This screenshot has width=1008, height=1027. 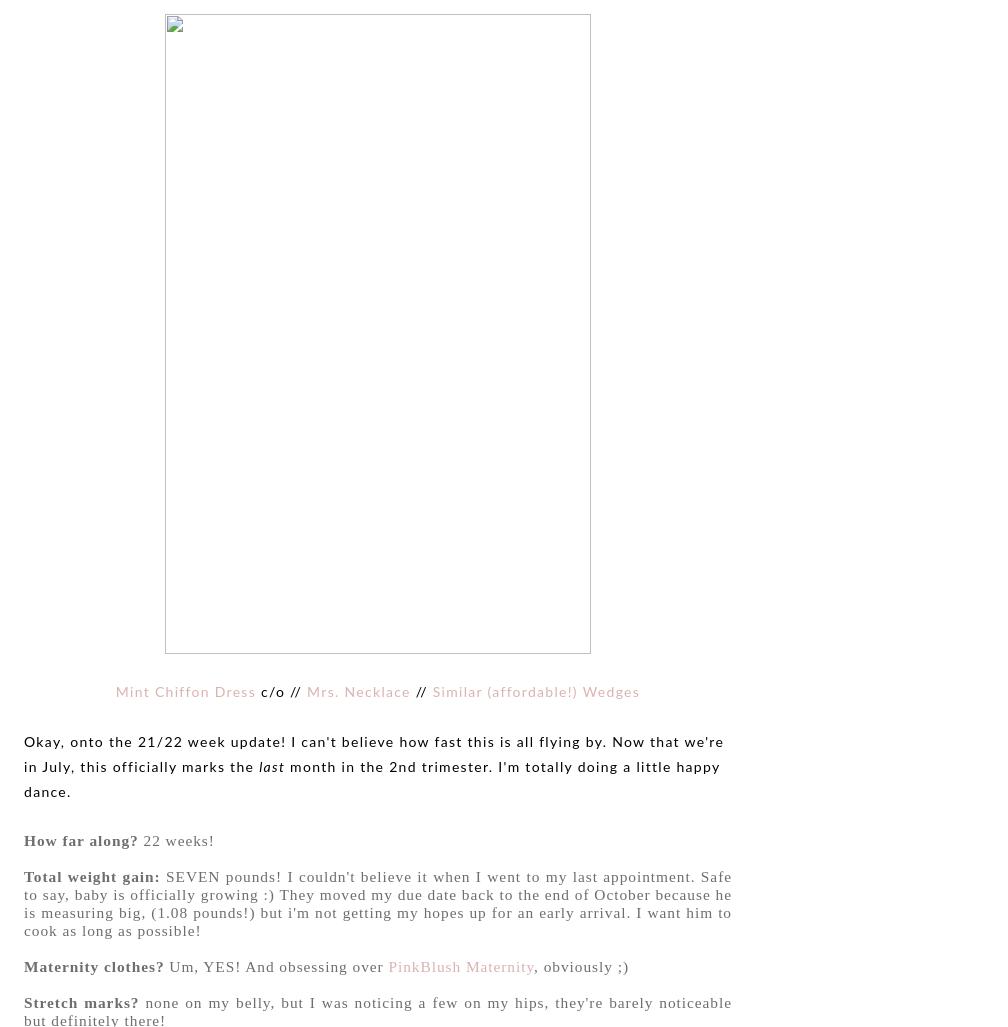 I want to click on 'month in the 2nd trimester. I'm totally doing a little happy dance.', so click(x=371, y=779).